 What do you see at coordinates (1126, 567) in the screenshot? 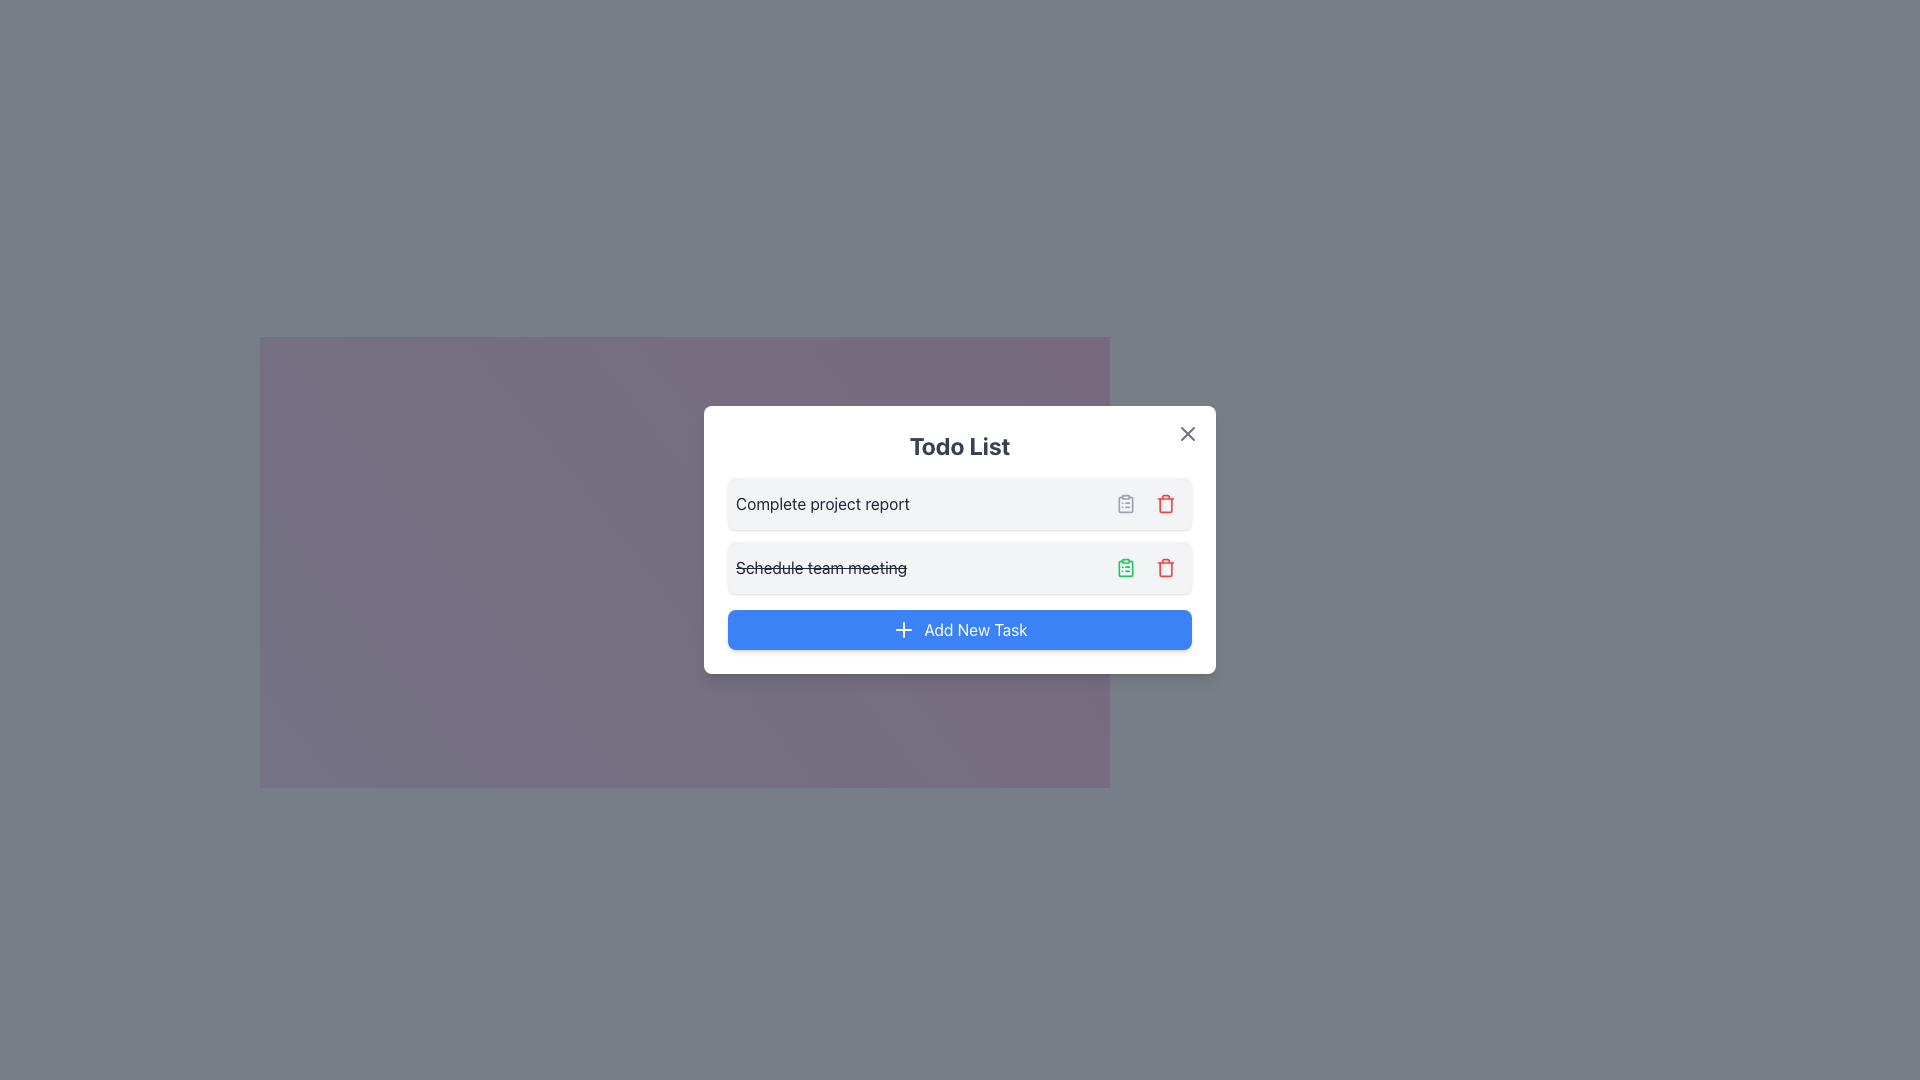
I see `the green clipboard icon located to the right of the task title in the second task of the to-do list interface` at bounding box center [1126, 567].